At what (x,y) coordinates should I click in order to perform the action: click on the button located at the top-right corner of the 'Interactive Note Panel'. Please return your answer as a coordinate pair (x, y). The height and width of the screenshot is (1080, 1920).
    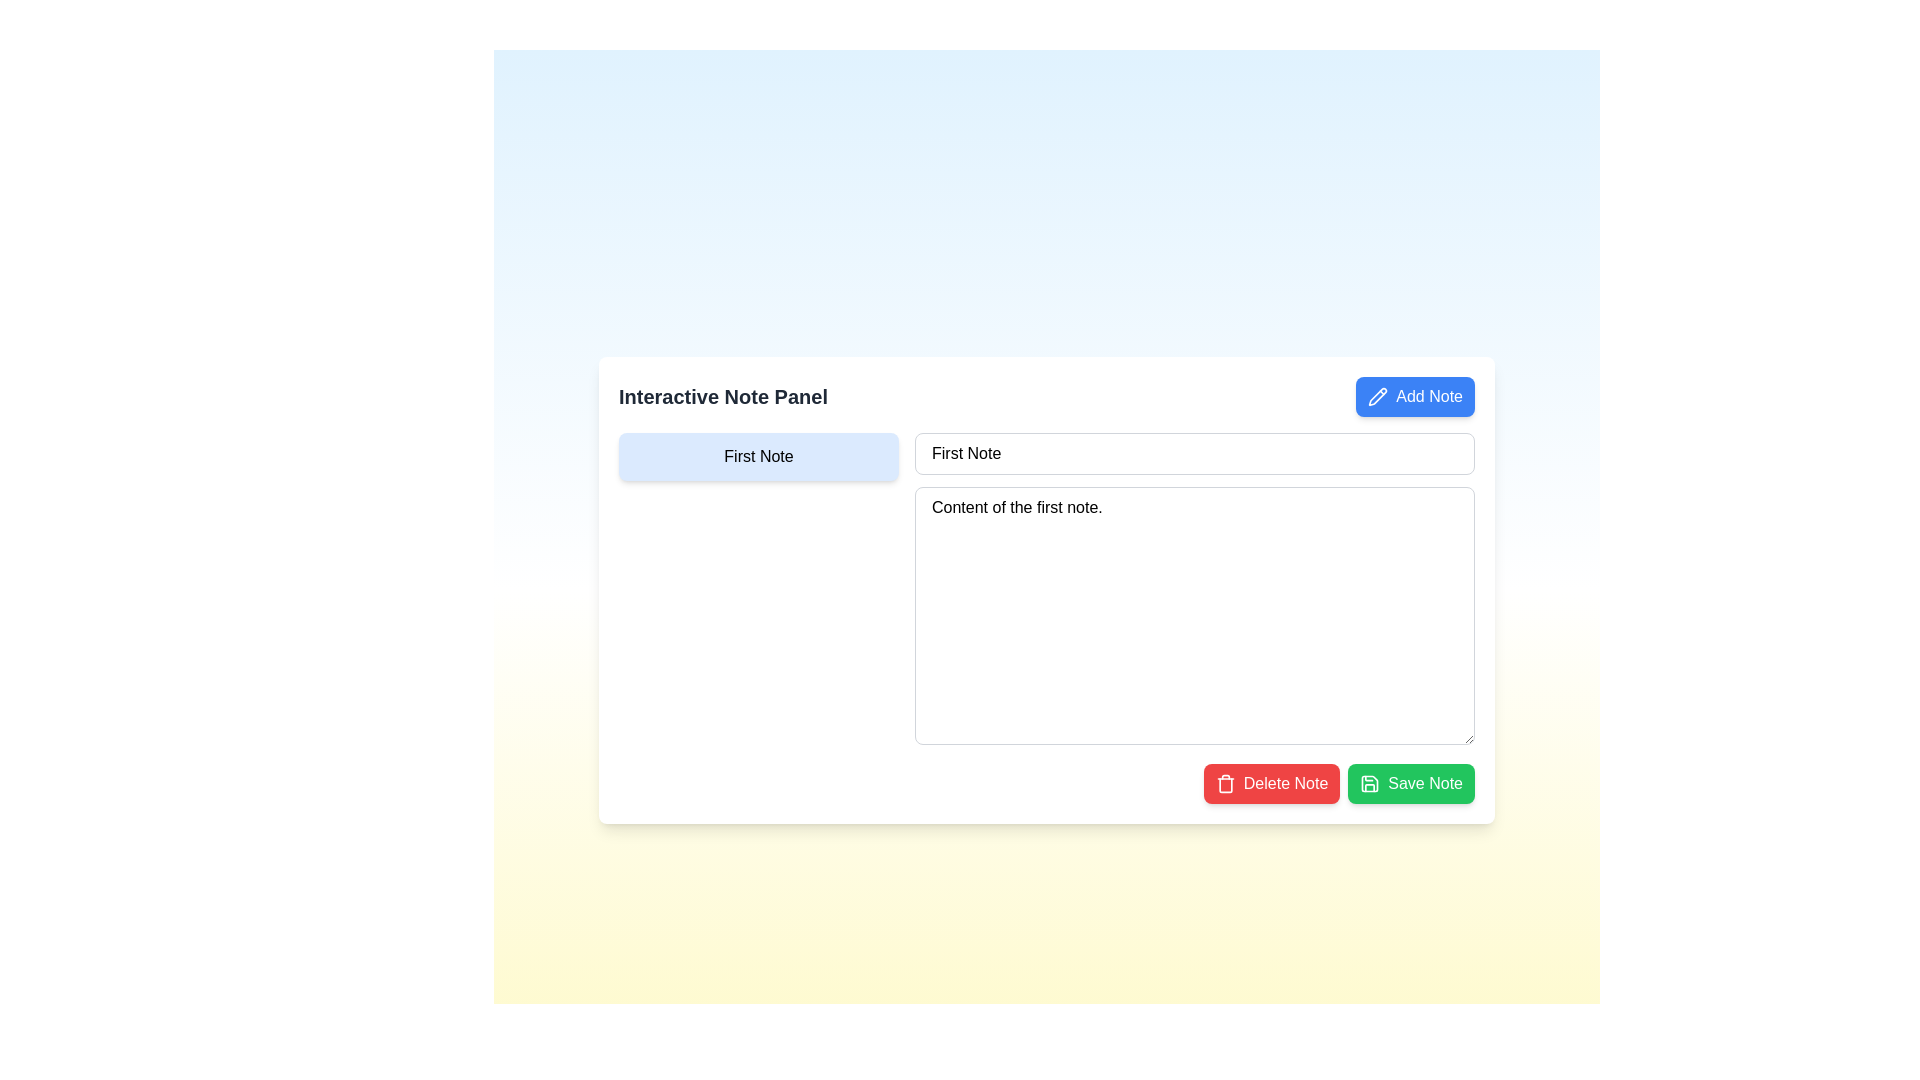
    Looking at the image, I should click on (1414, 396).